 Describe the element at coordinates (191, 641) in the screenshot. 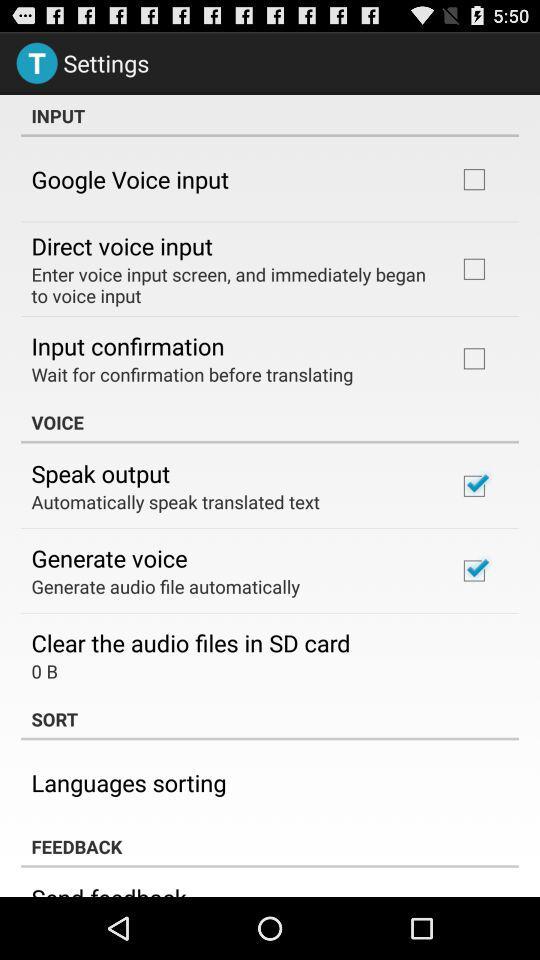

I see `app above 0 b` at that location.